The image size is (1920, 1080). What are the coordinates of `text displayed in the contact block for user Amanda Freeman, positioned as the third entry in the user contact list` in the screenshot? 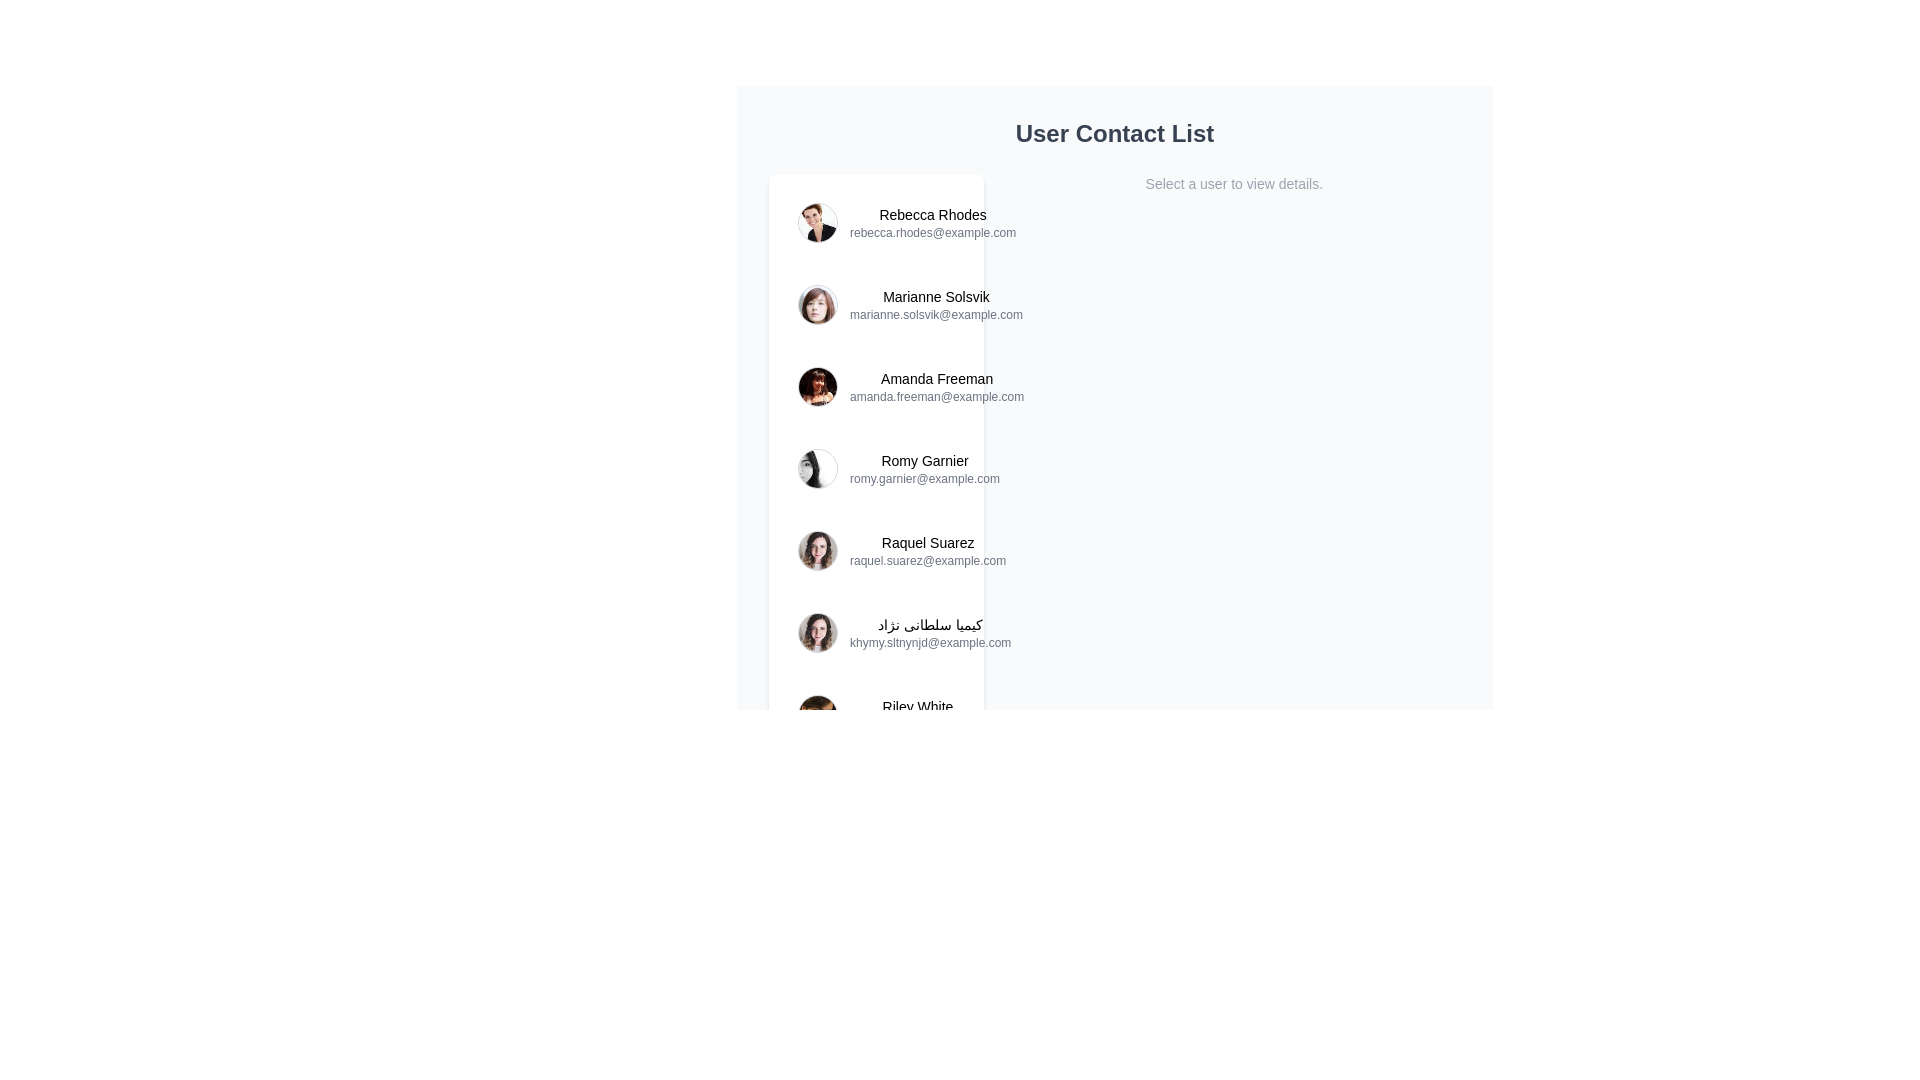 It's located at (936, 386).